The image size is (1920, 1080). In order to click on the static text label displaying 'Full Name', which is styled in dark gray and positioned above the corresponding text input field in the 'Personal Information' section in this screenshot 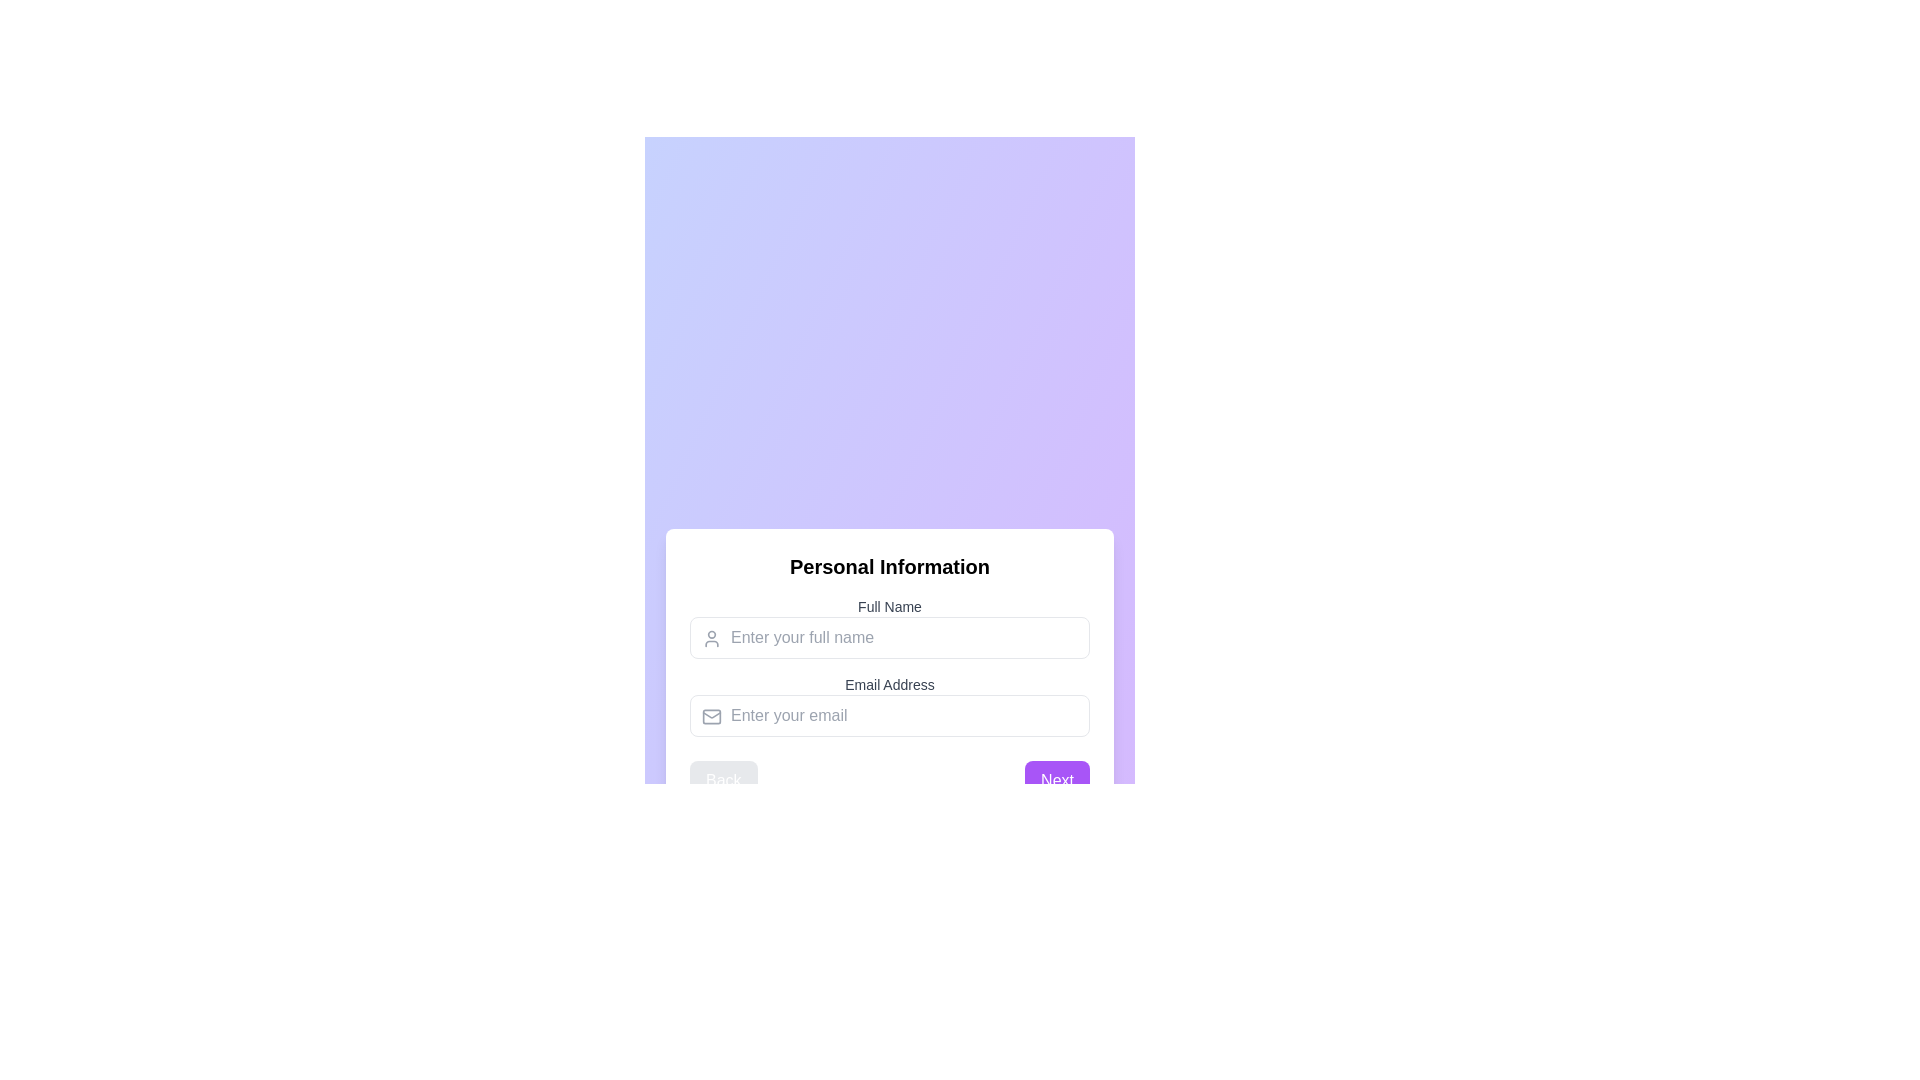, I will do `click(888, 605)`.